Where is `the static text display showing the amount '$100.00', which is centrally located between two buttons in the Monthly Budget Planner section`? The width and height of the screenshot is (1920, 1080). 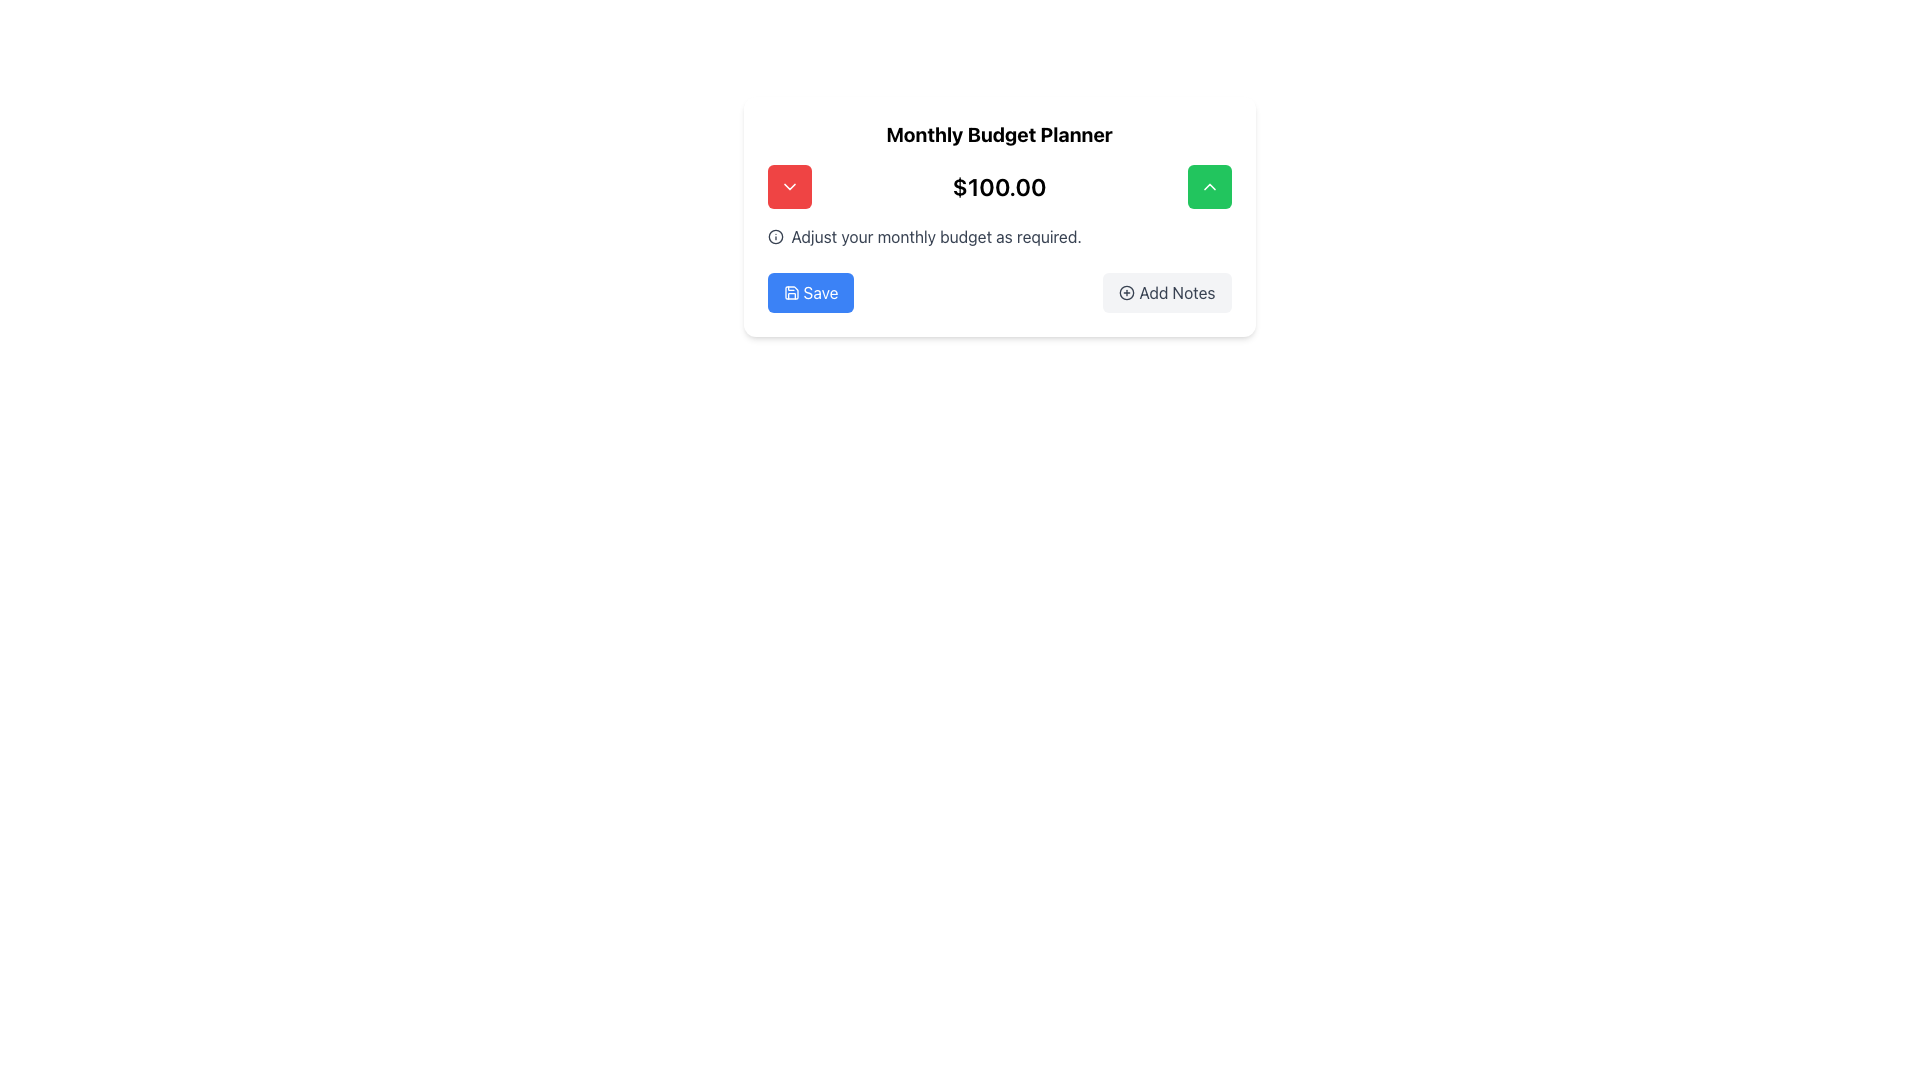 the static text display showing the amount '$100.00', which is centrally located between two buttons in the Monthly Budget Planner section is located at coordinates (999, 186).